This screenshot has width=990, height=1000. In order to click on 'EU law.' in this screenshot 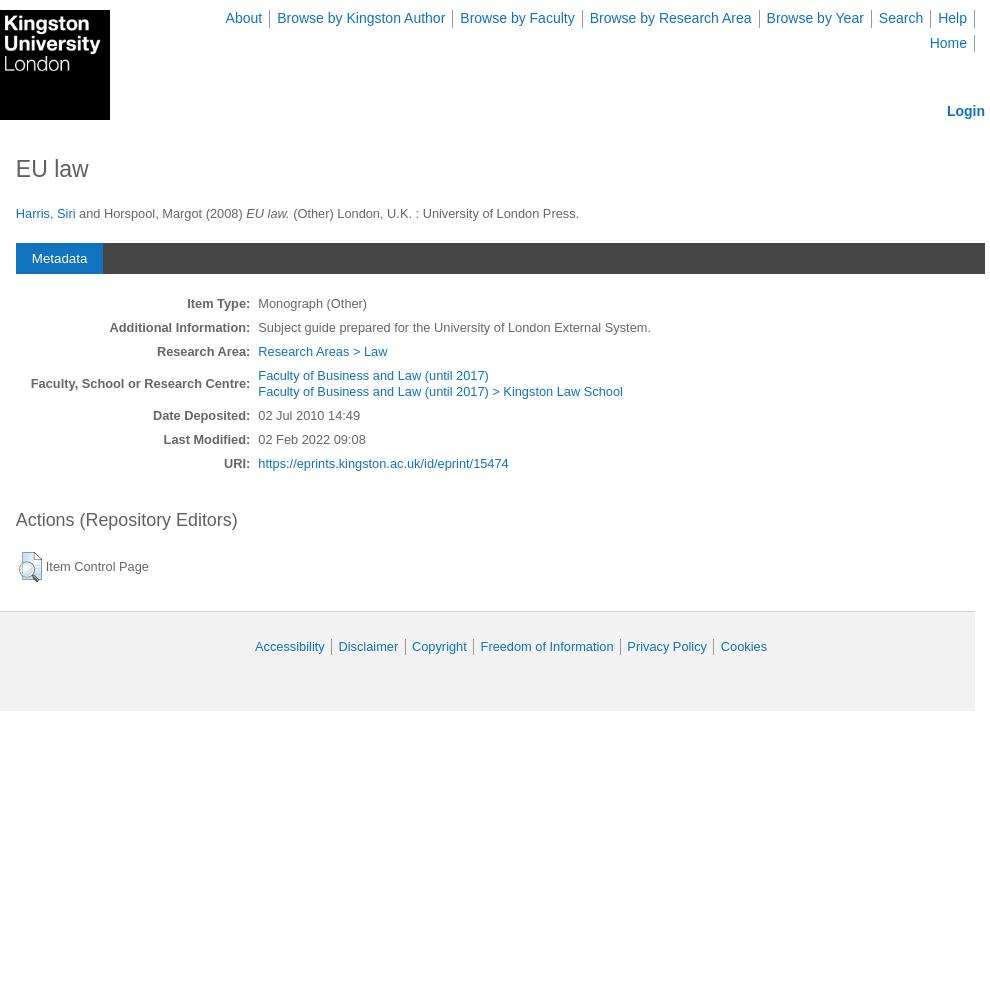, I will do `click(267, 212)`.